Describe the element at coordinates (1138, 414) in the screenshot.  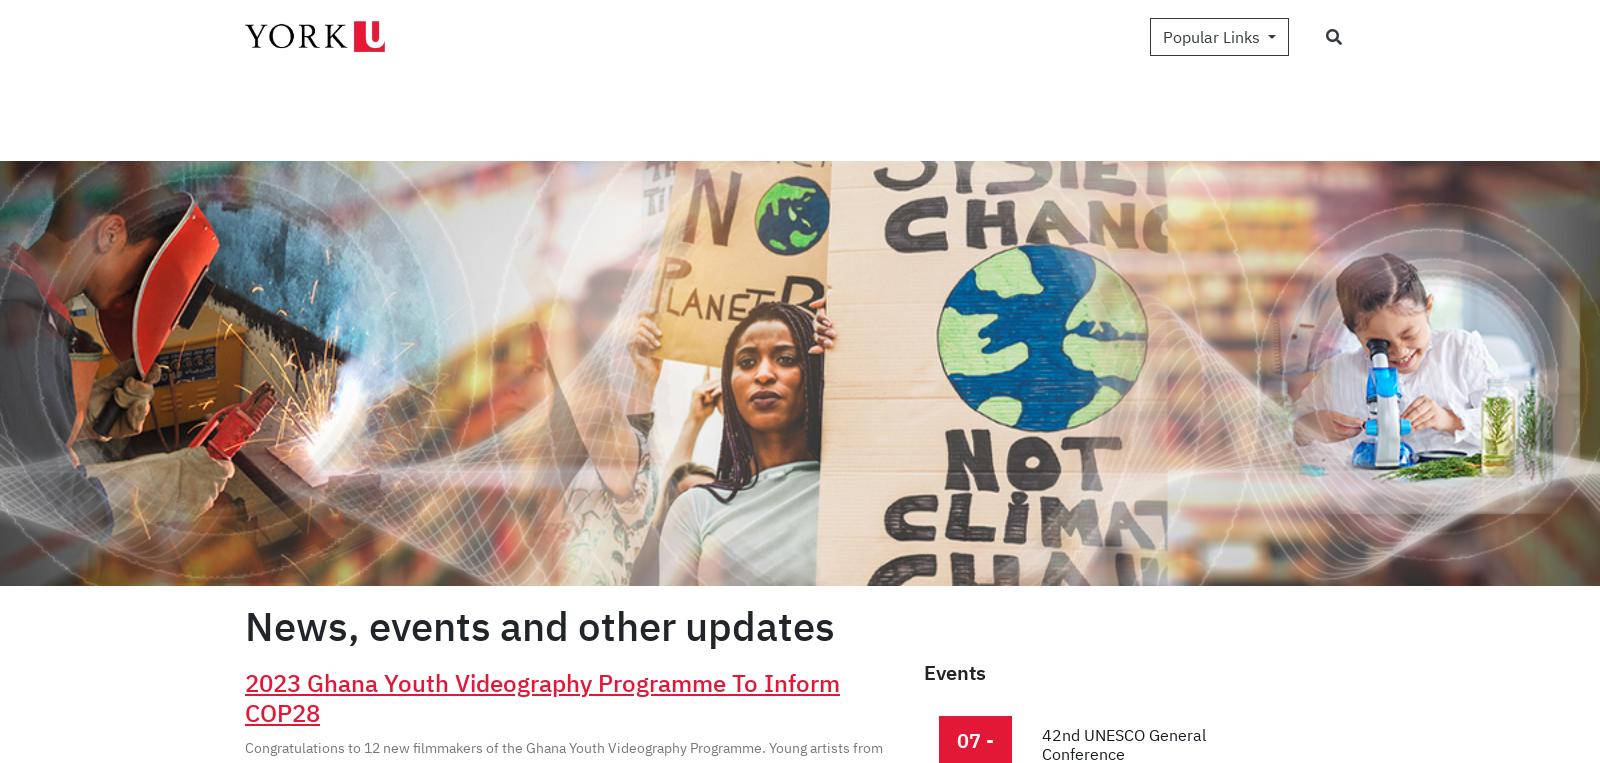
I see `'NEWS: Facilitating female employment in Jordan'` at that location.